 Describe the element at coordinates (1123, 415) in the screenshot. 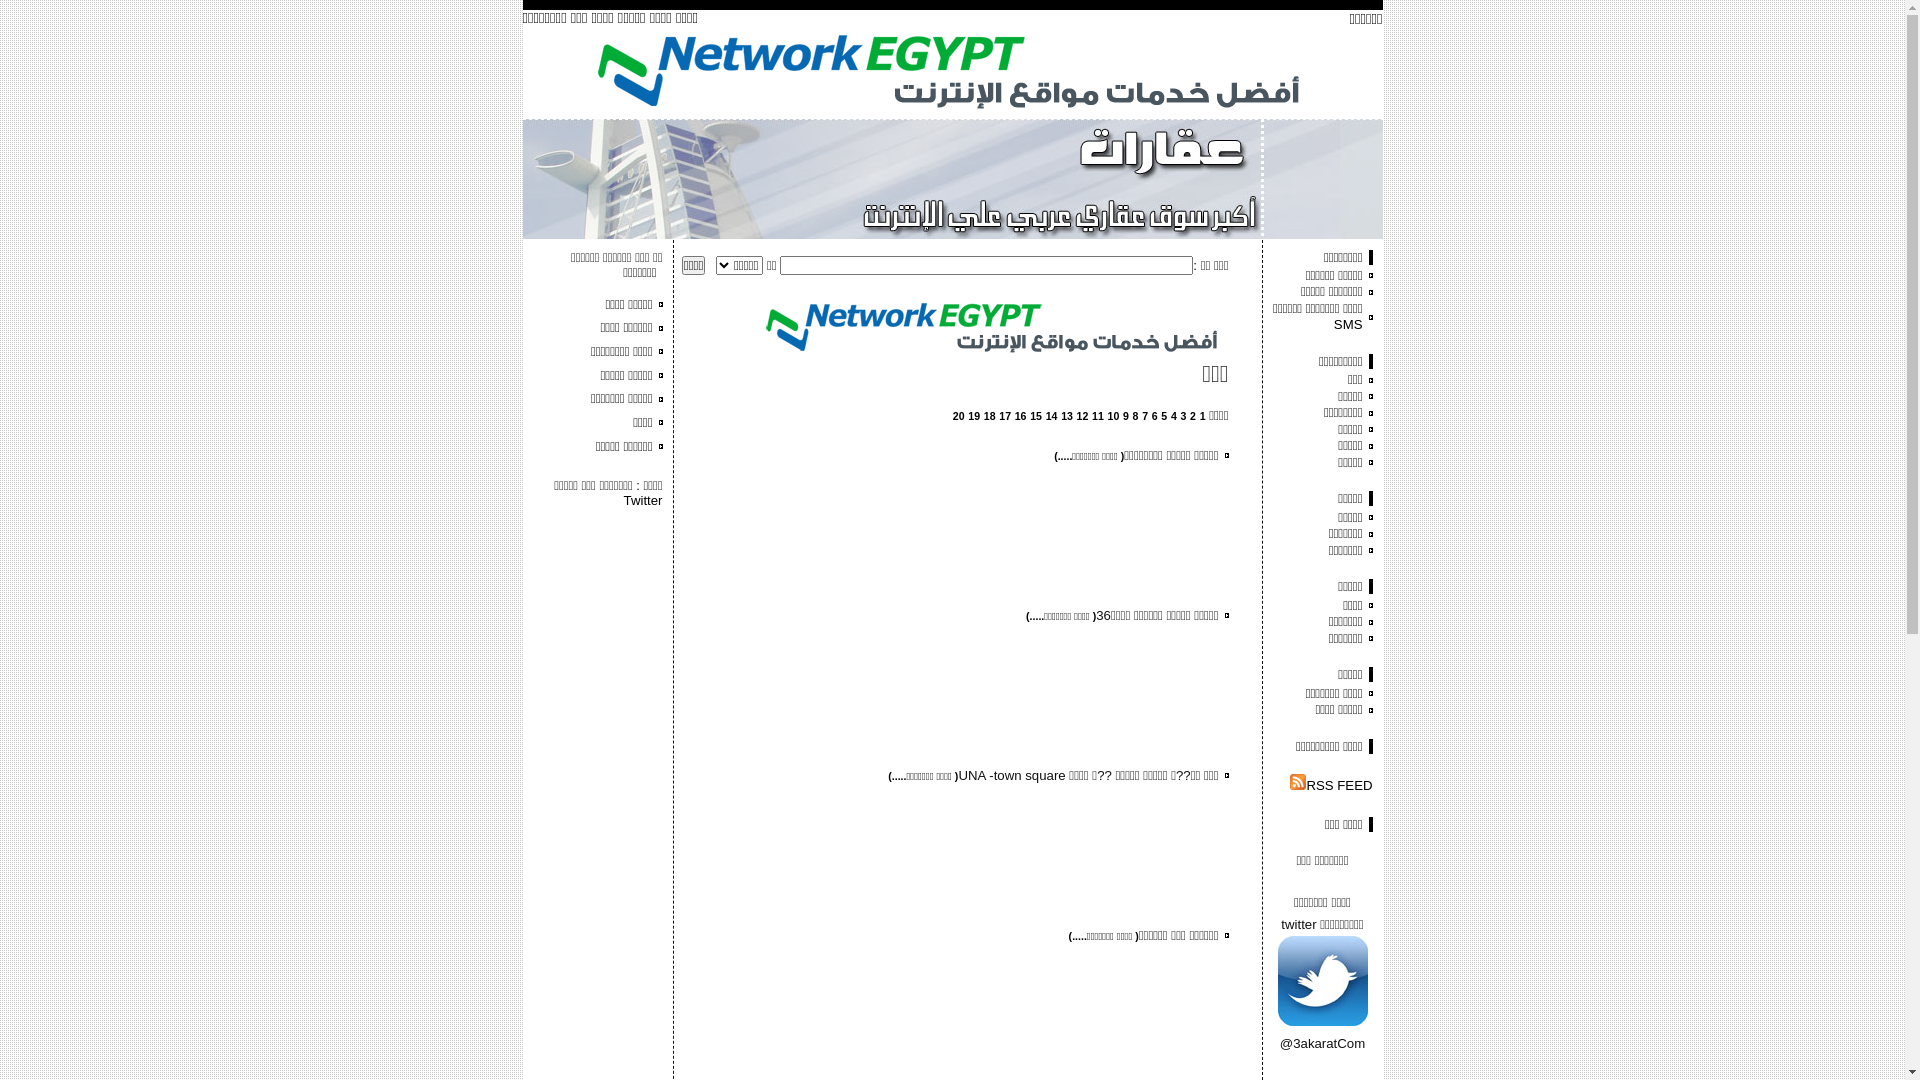

I see `'9'` at that location.